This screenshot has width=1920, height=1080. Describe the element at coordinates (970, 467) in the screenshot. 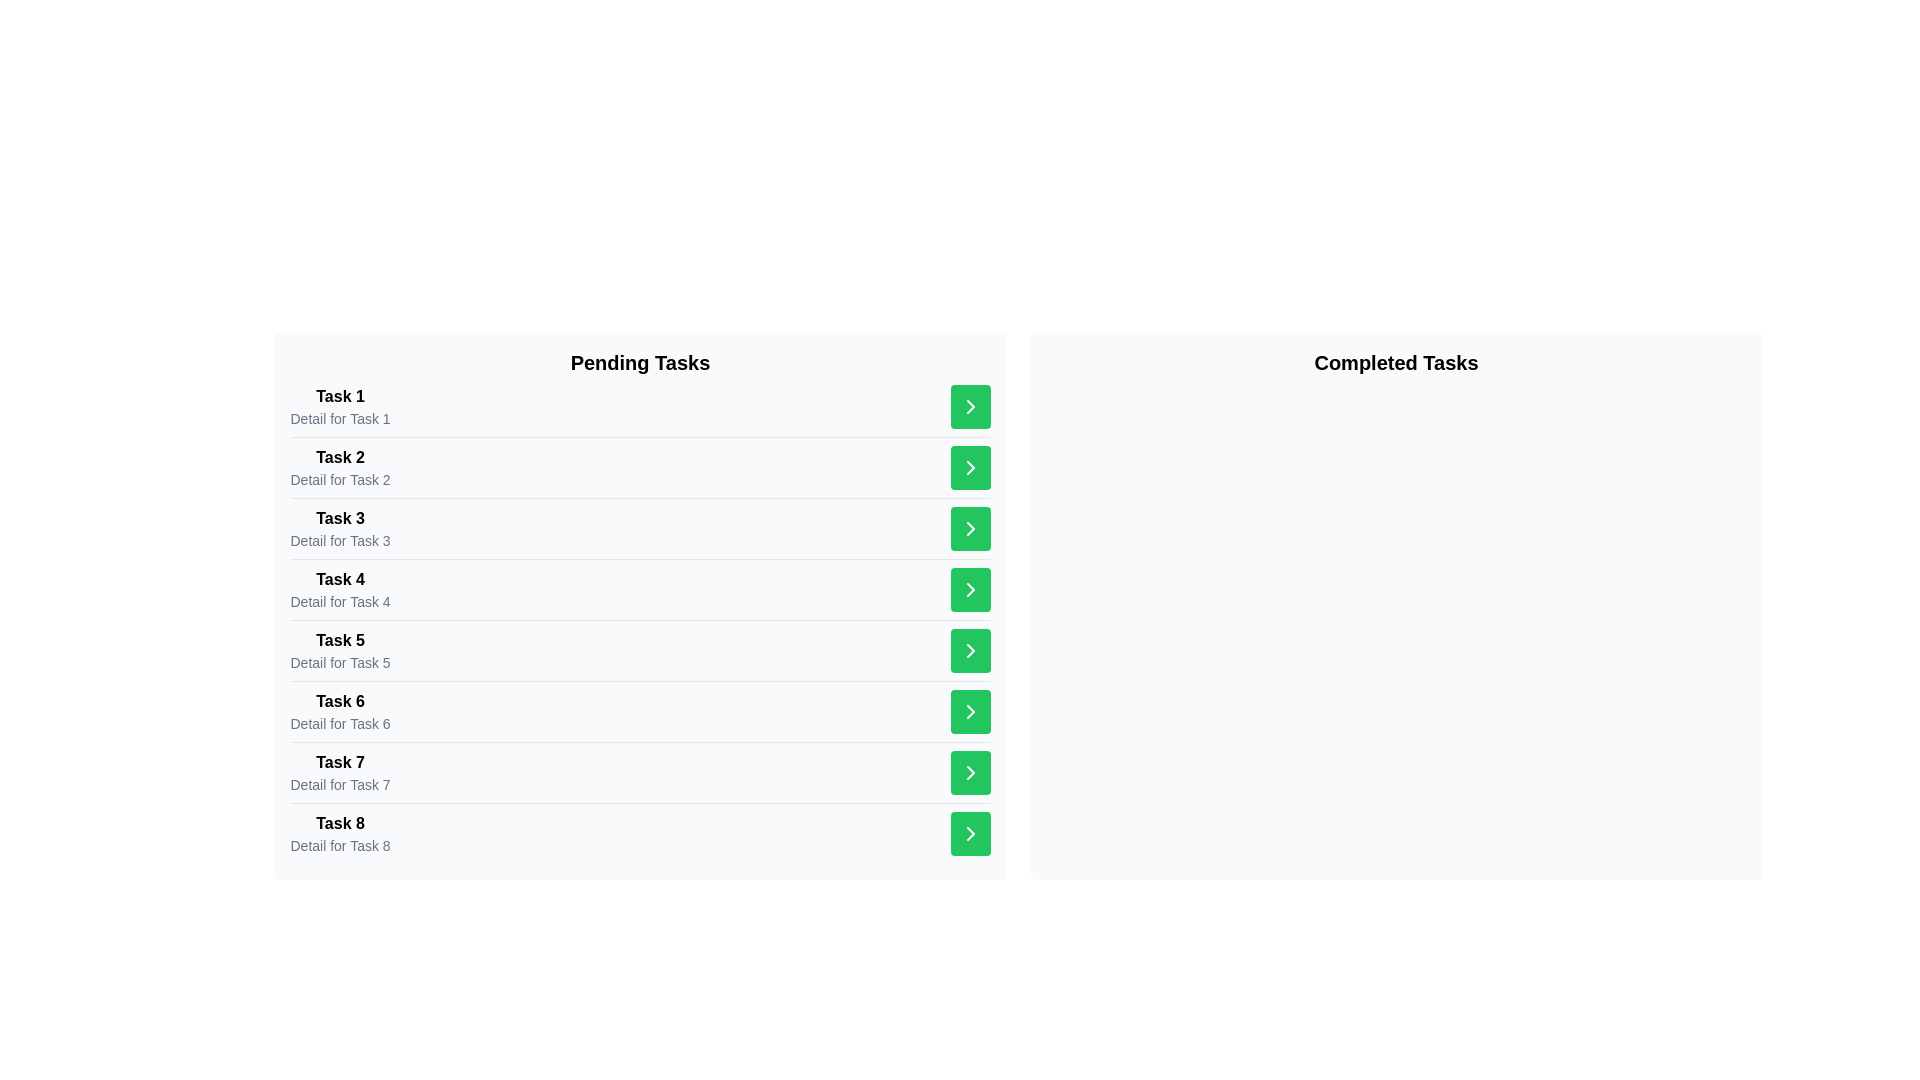

I see `the chevron icon inside the green button for 'Task 4' in the 'Pending Tasks' column to initiate a task-specific action` at that location.